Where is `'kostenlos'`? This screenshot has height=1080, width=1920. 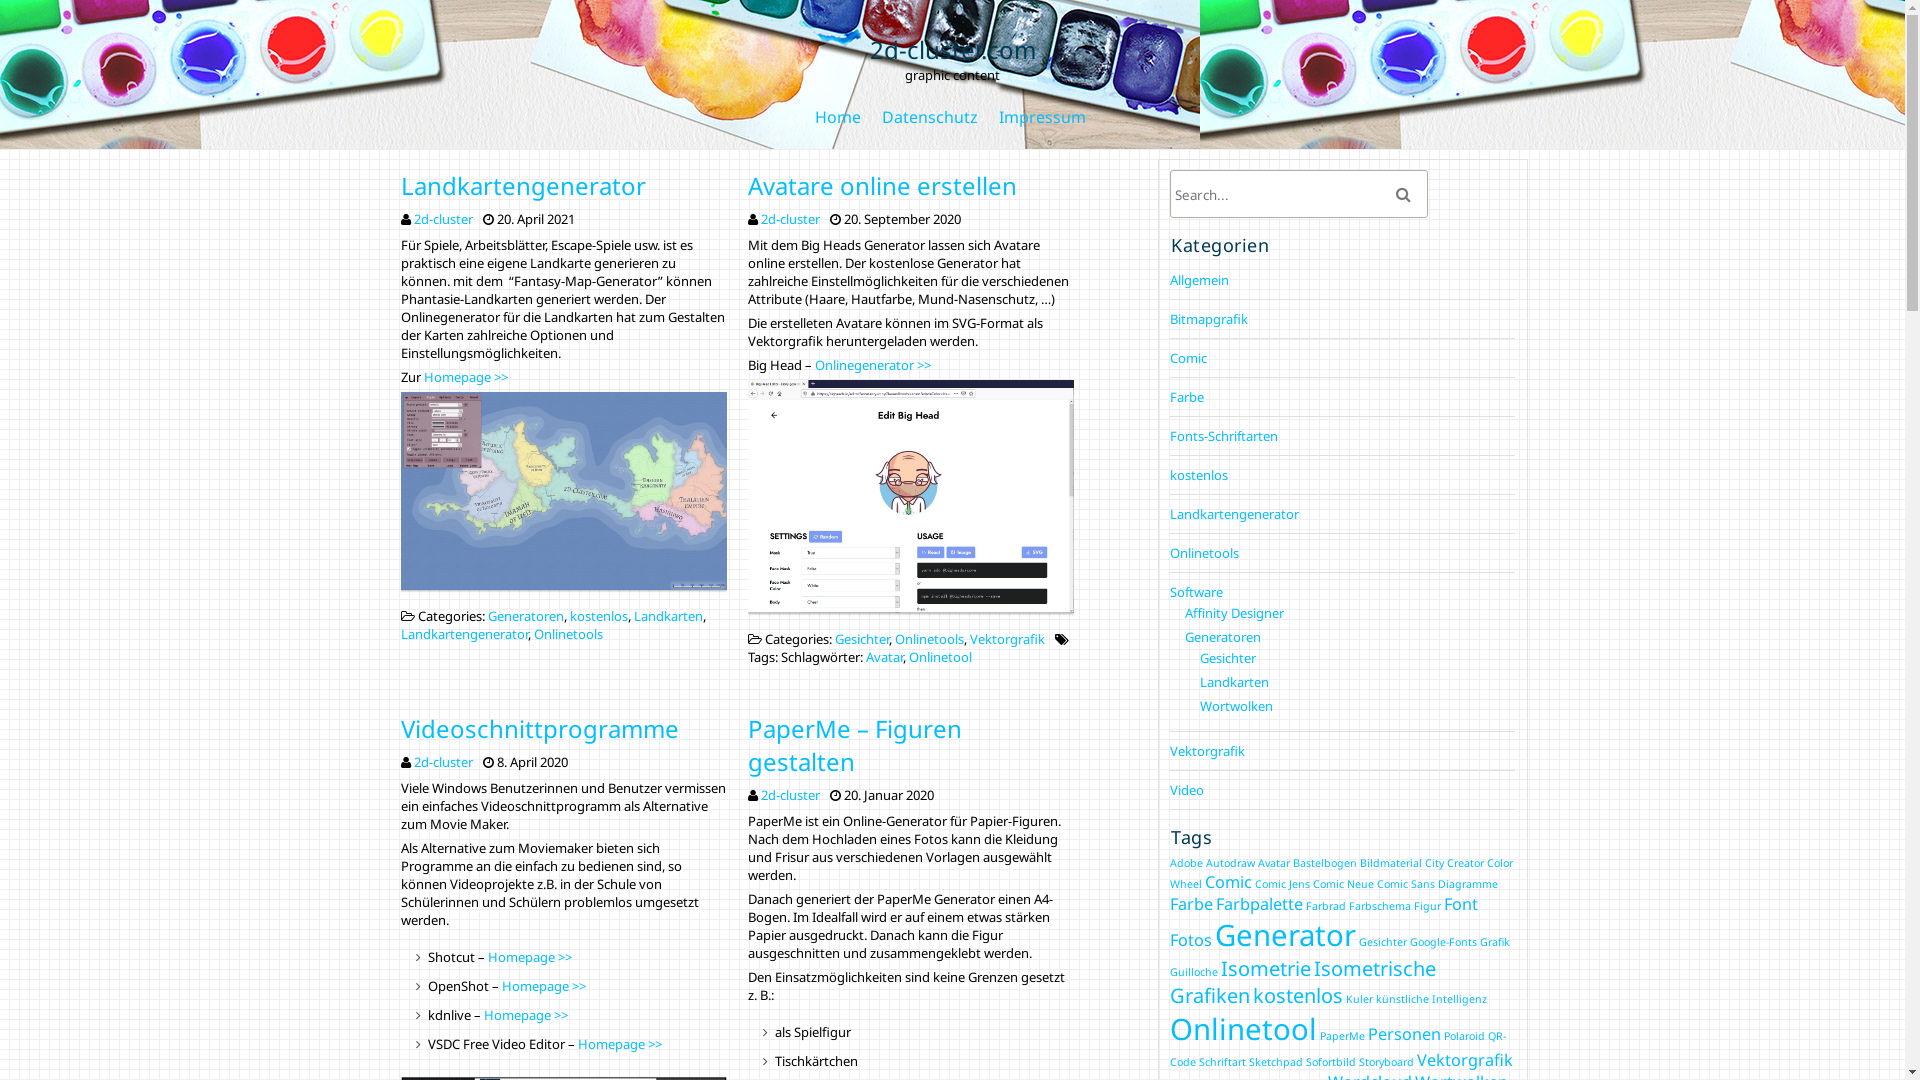
'kostenlos' is located at coordinates (1199, 474).